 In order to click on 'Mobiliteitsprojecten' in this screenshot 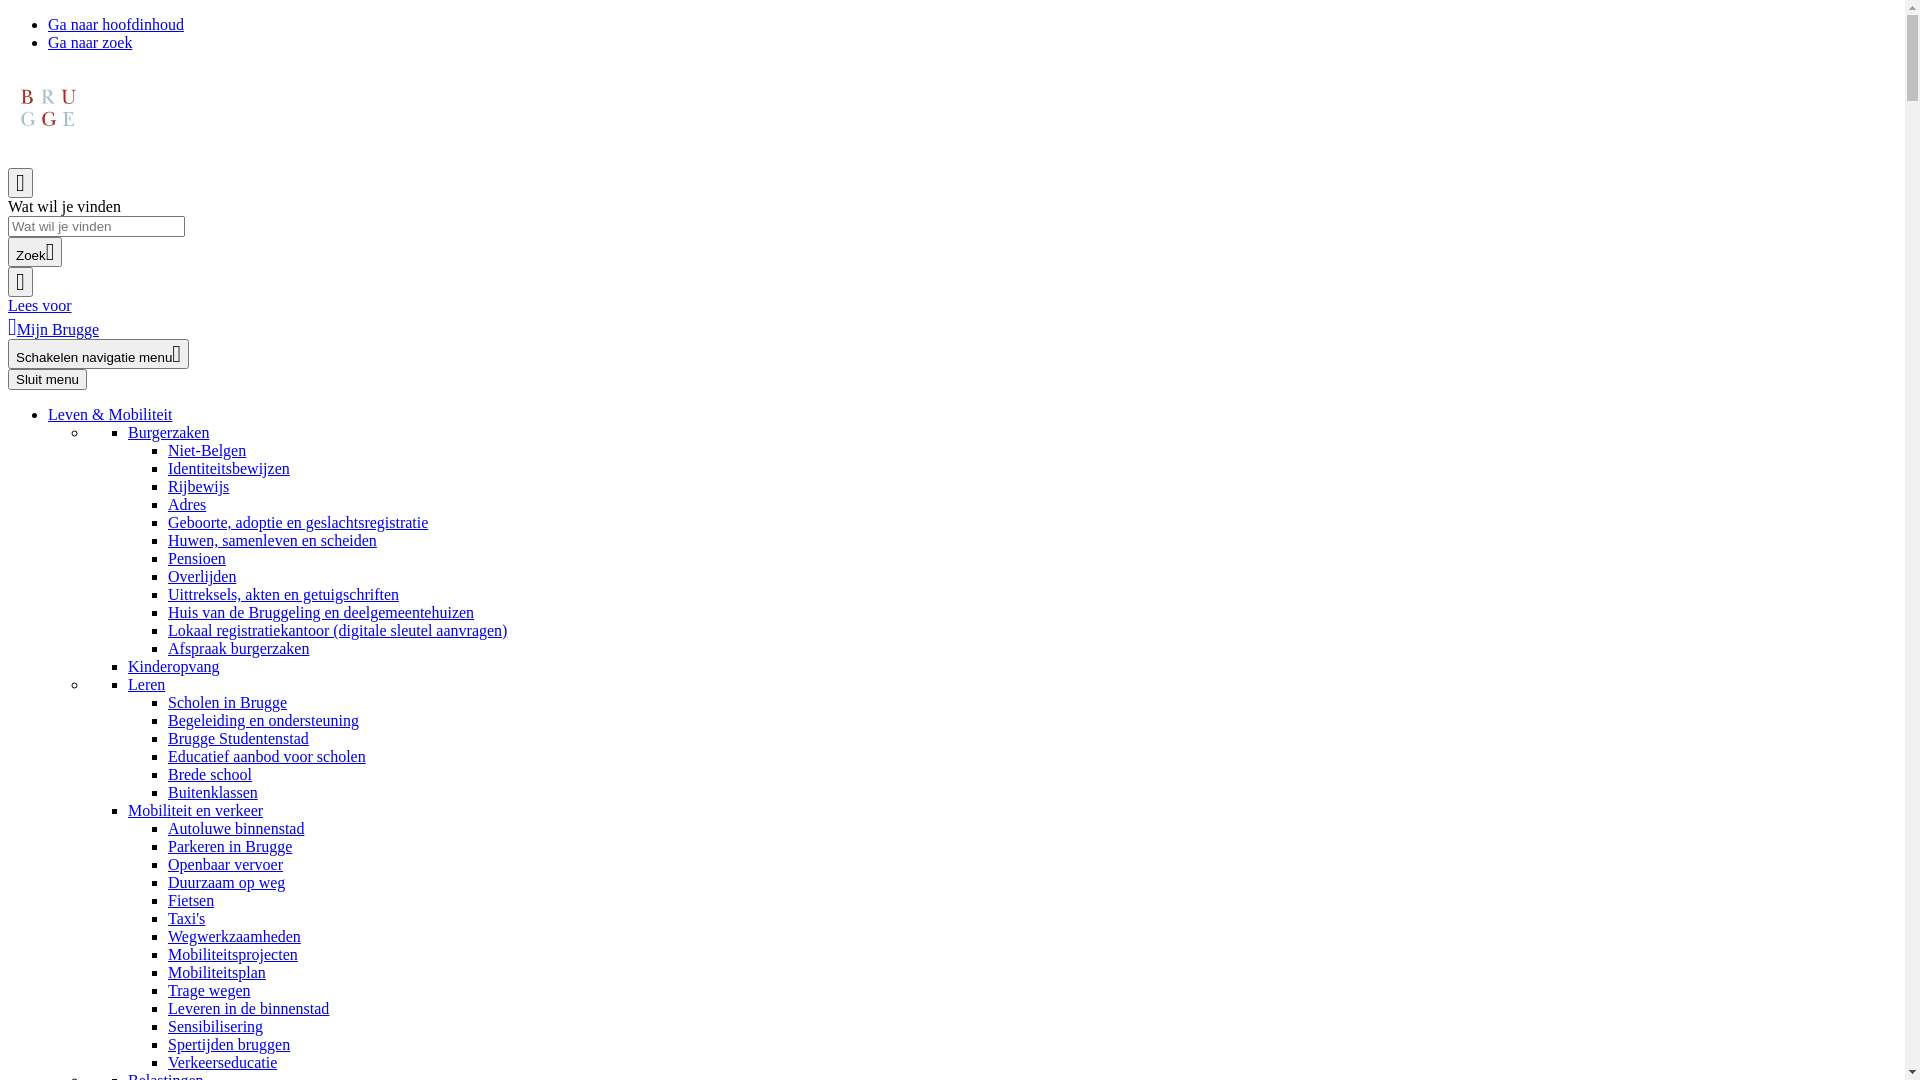, I will do `click(233, 953)`.